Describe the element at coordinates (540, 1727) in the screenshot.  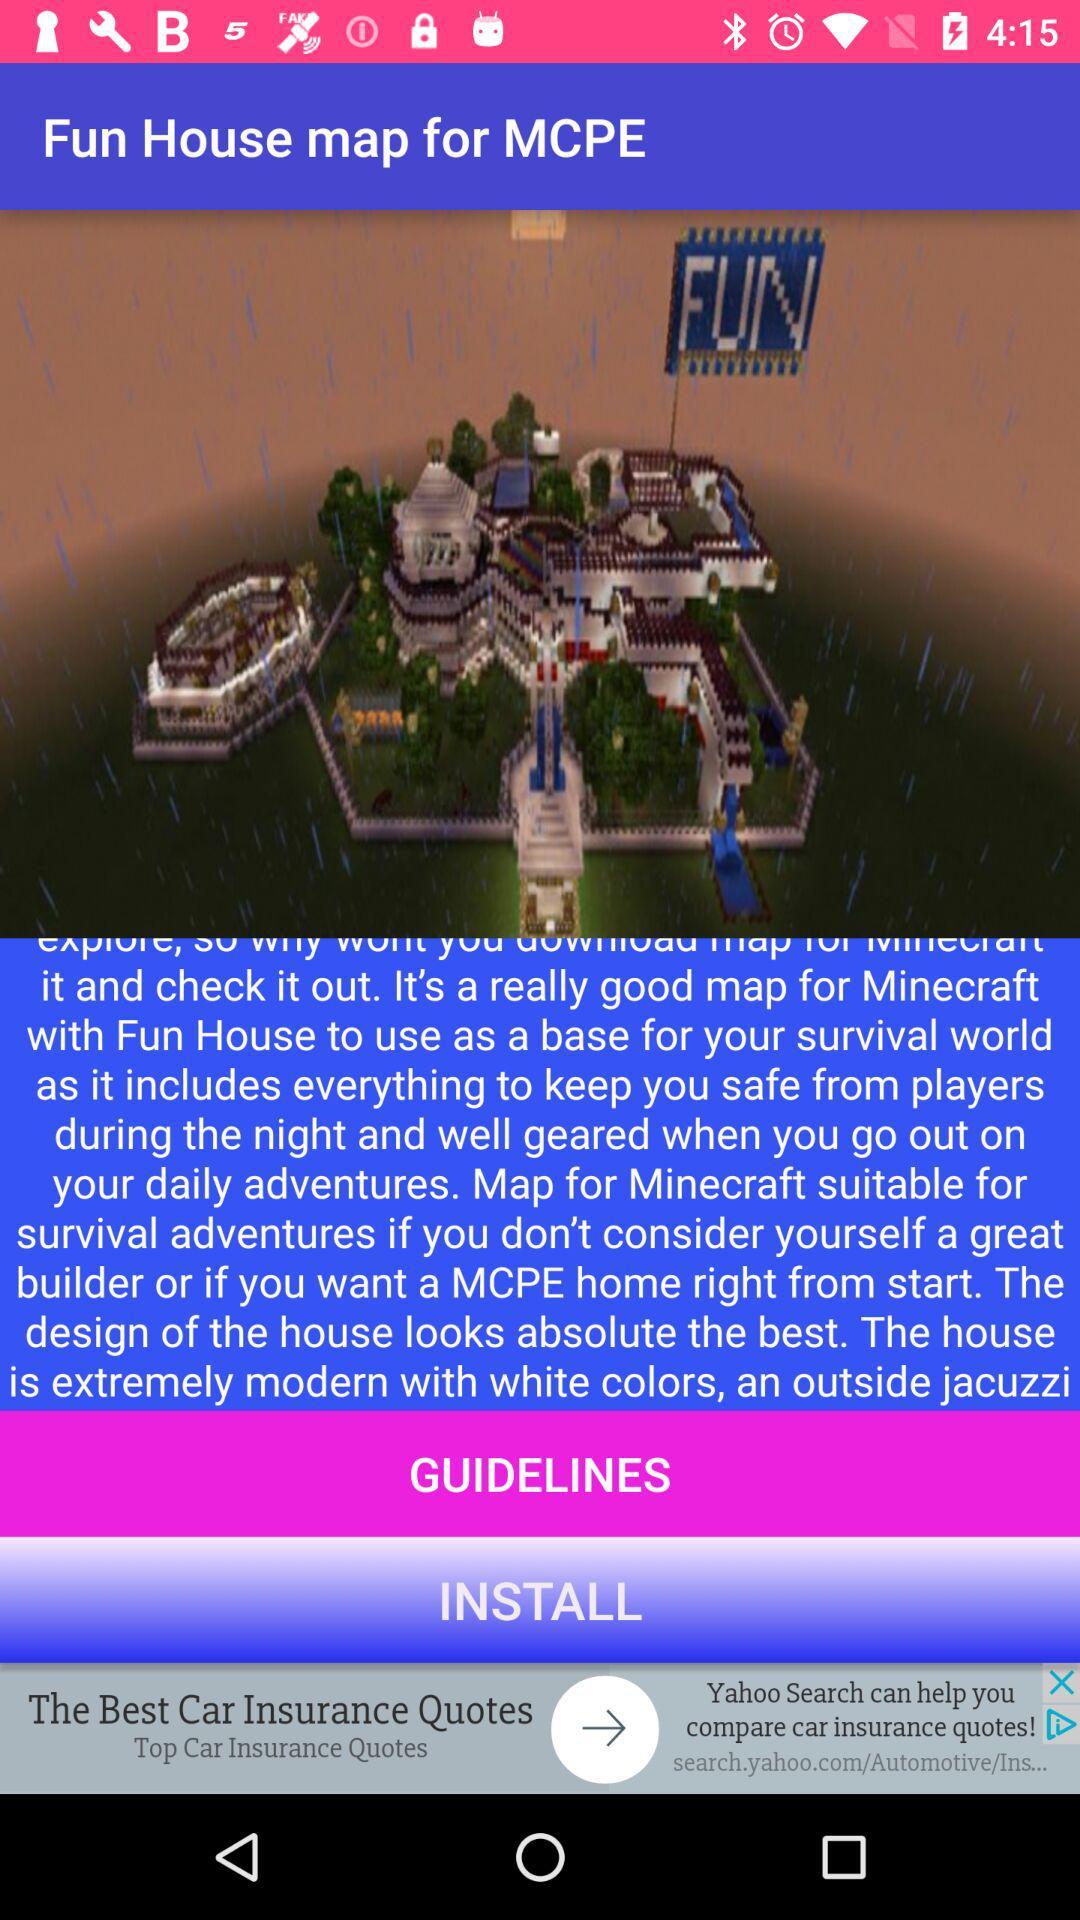
I see `car insurance advertisement` at that location.